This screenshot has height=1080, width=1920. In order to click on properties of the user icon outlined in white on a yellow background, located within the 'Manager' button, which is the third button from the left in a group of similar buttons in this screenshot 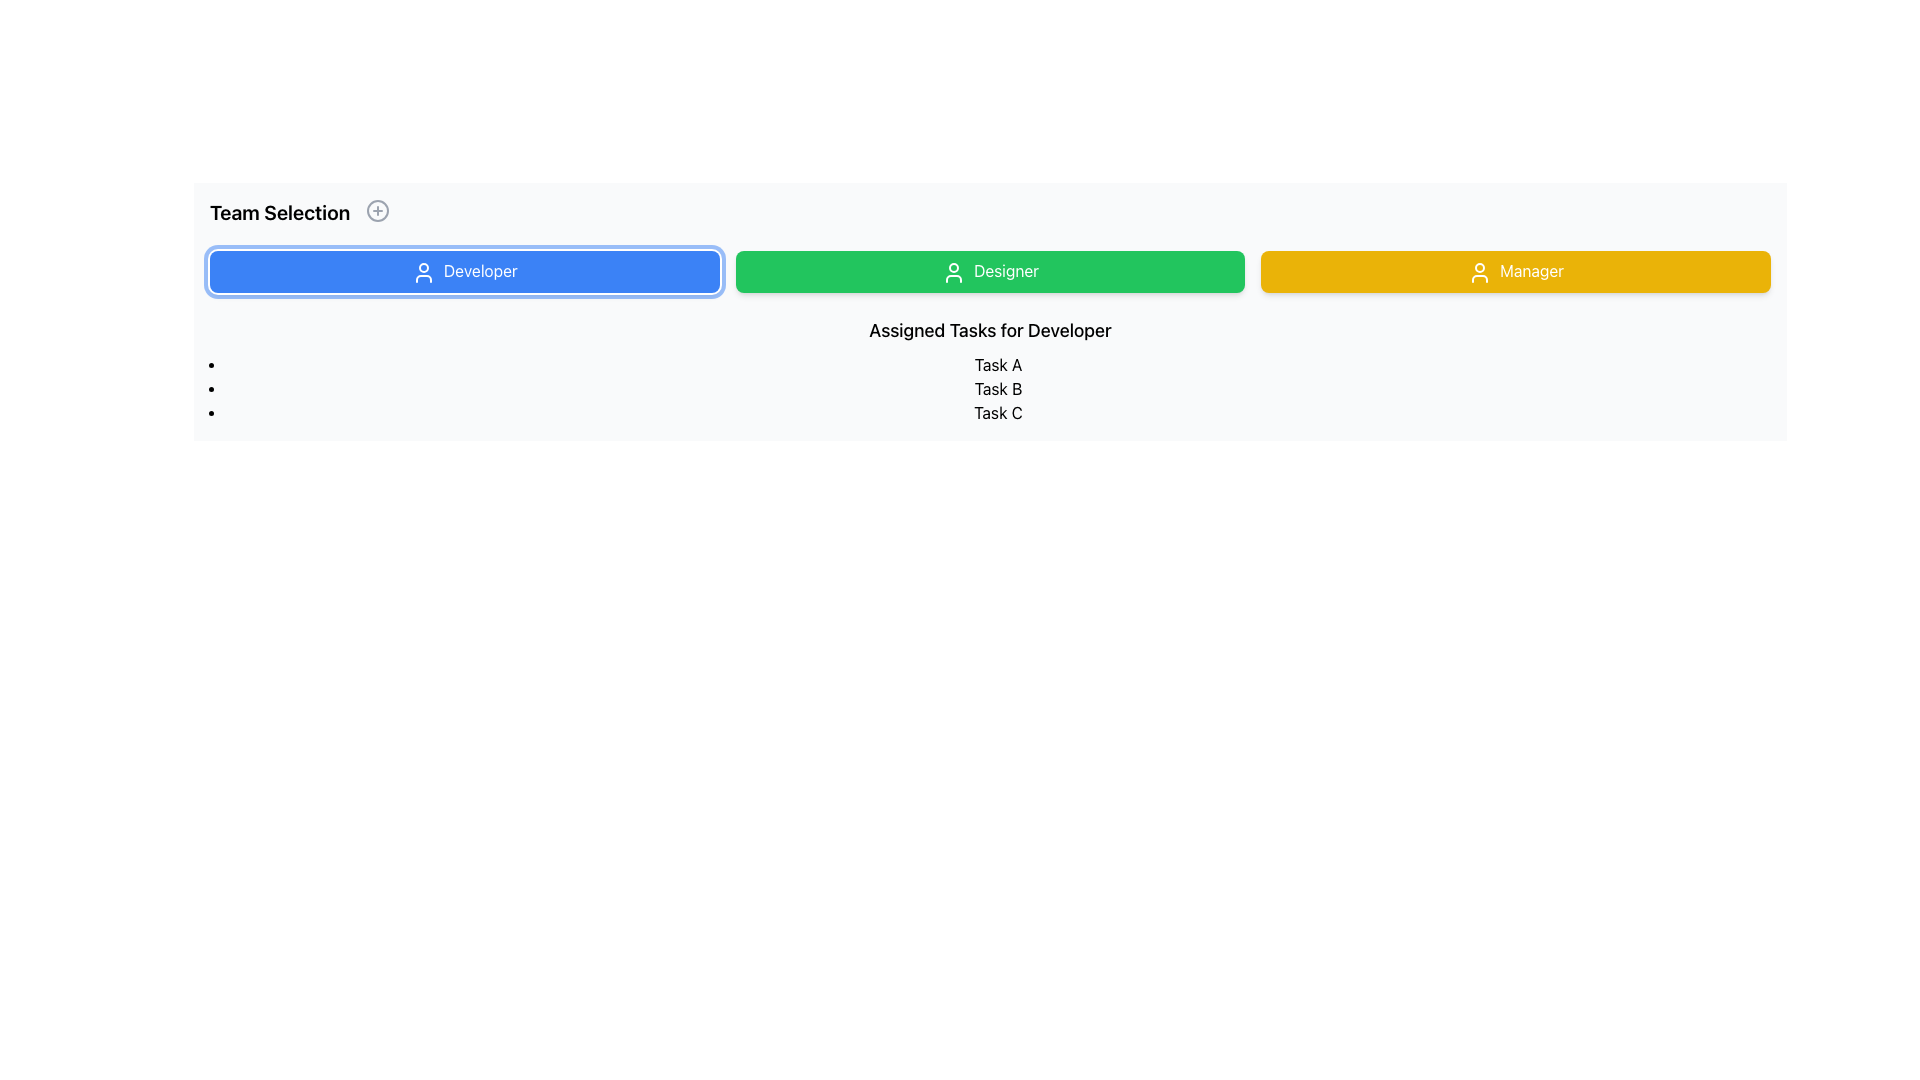, I will do `click(1480, 272)`.